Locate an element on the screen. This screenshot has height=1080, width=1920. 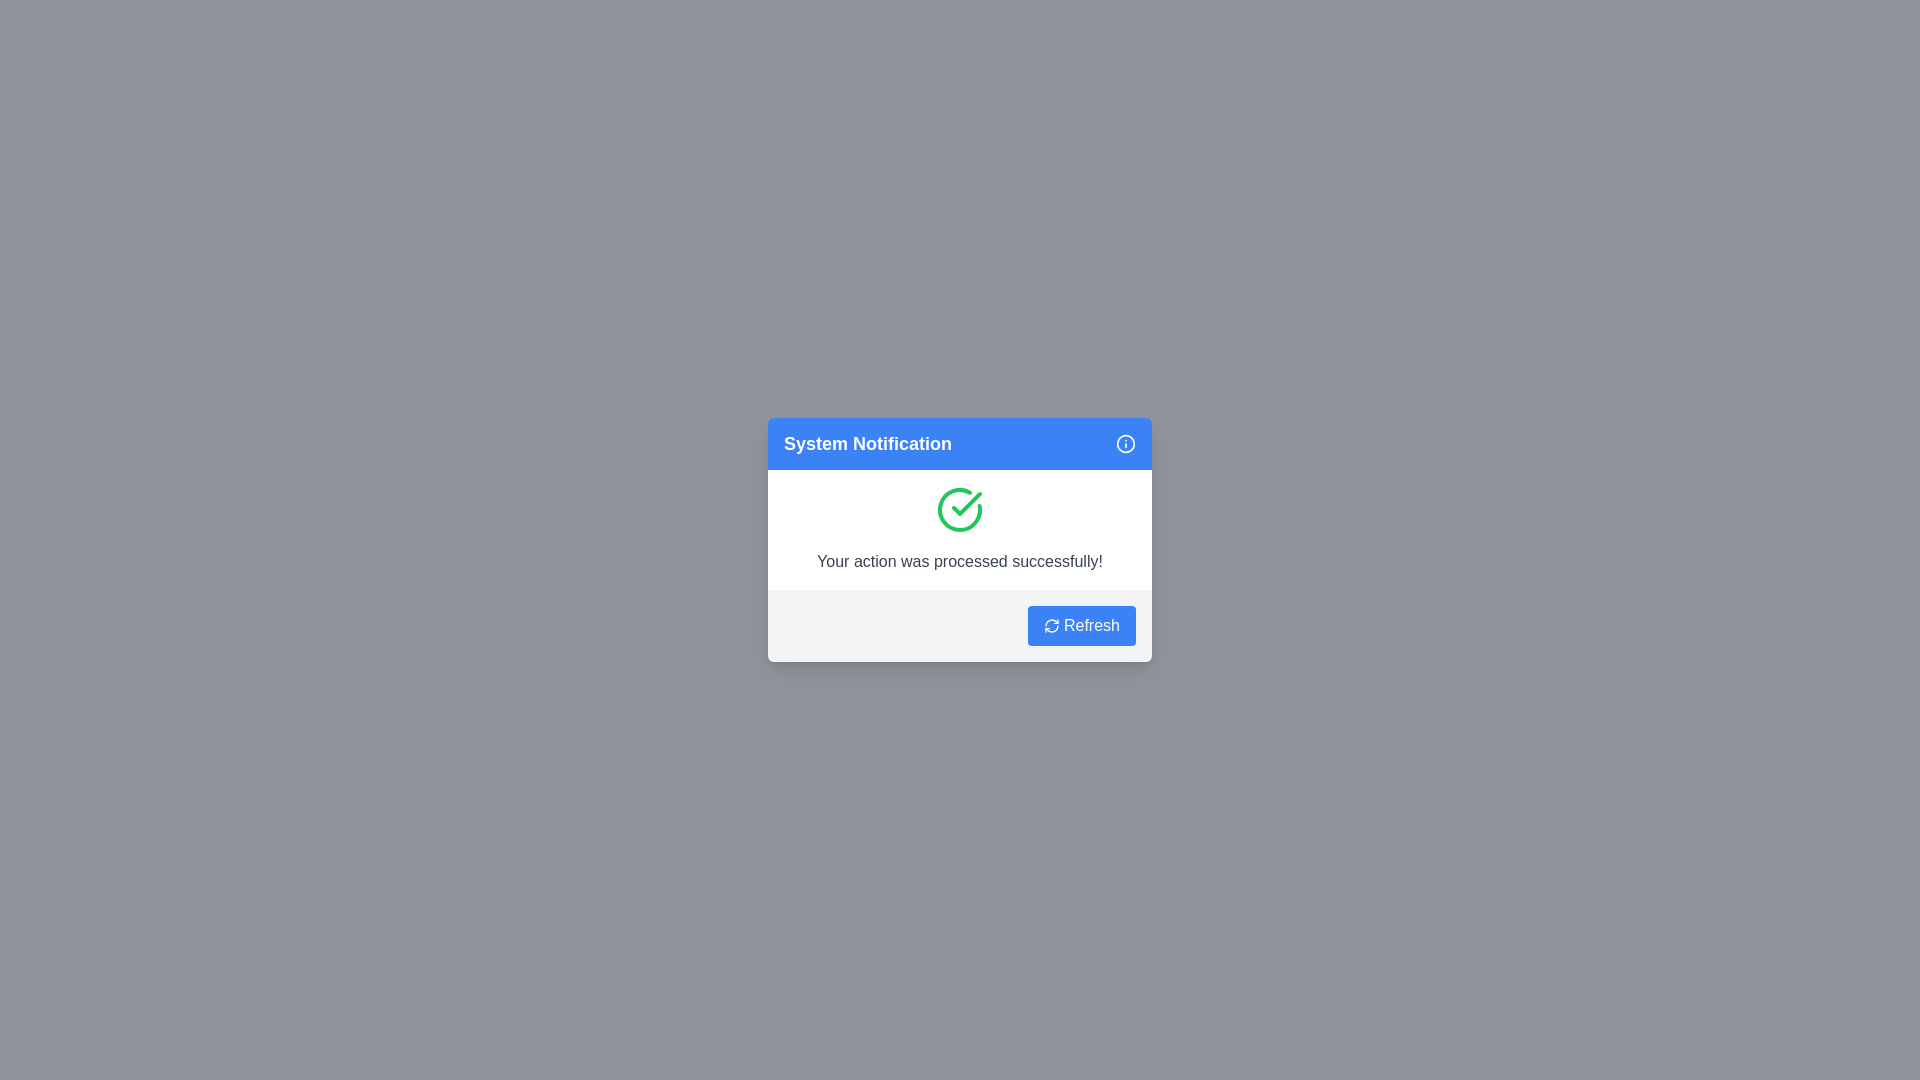
the success icon in the notification dialog is located at coordinates (960, 508).